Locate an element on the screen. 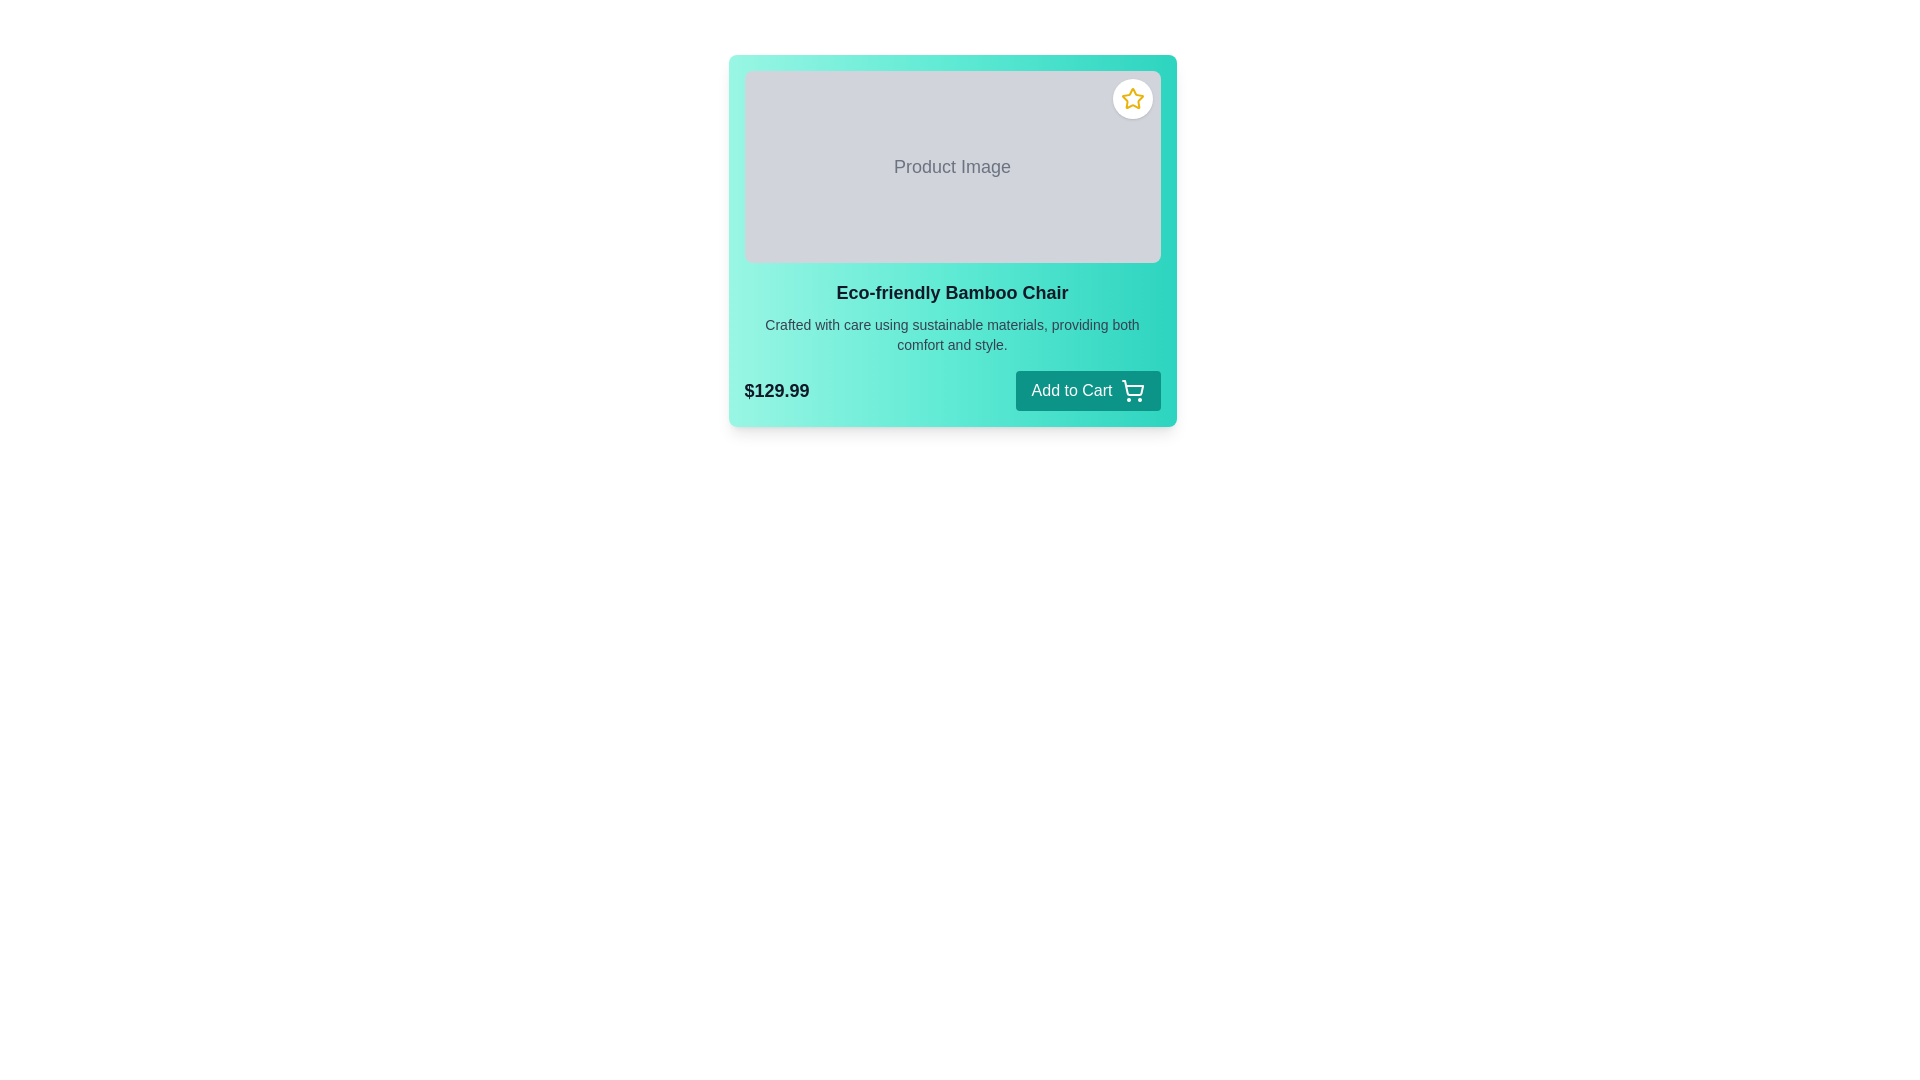 Image resolution: width=1920 pixels, height=1080 pixels. the shopping cart icon embedded within the 'Add to Cart' button is located at coordinates (1132, 388).